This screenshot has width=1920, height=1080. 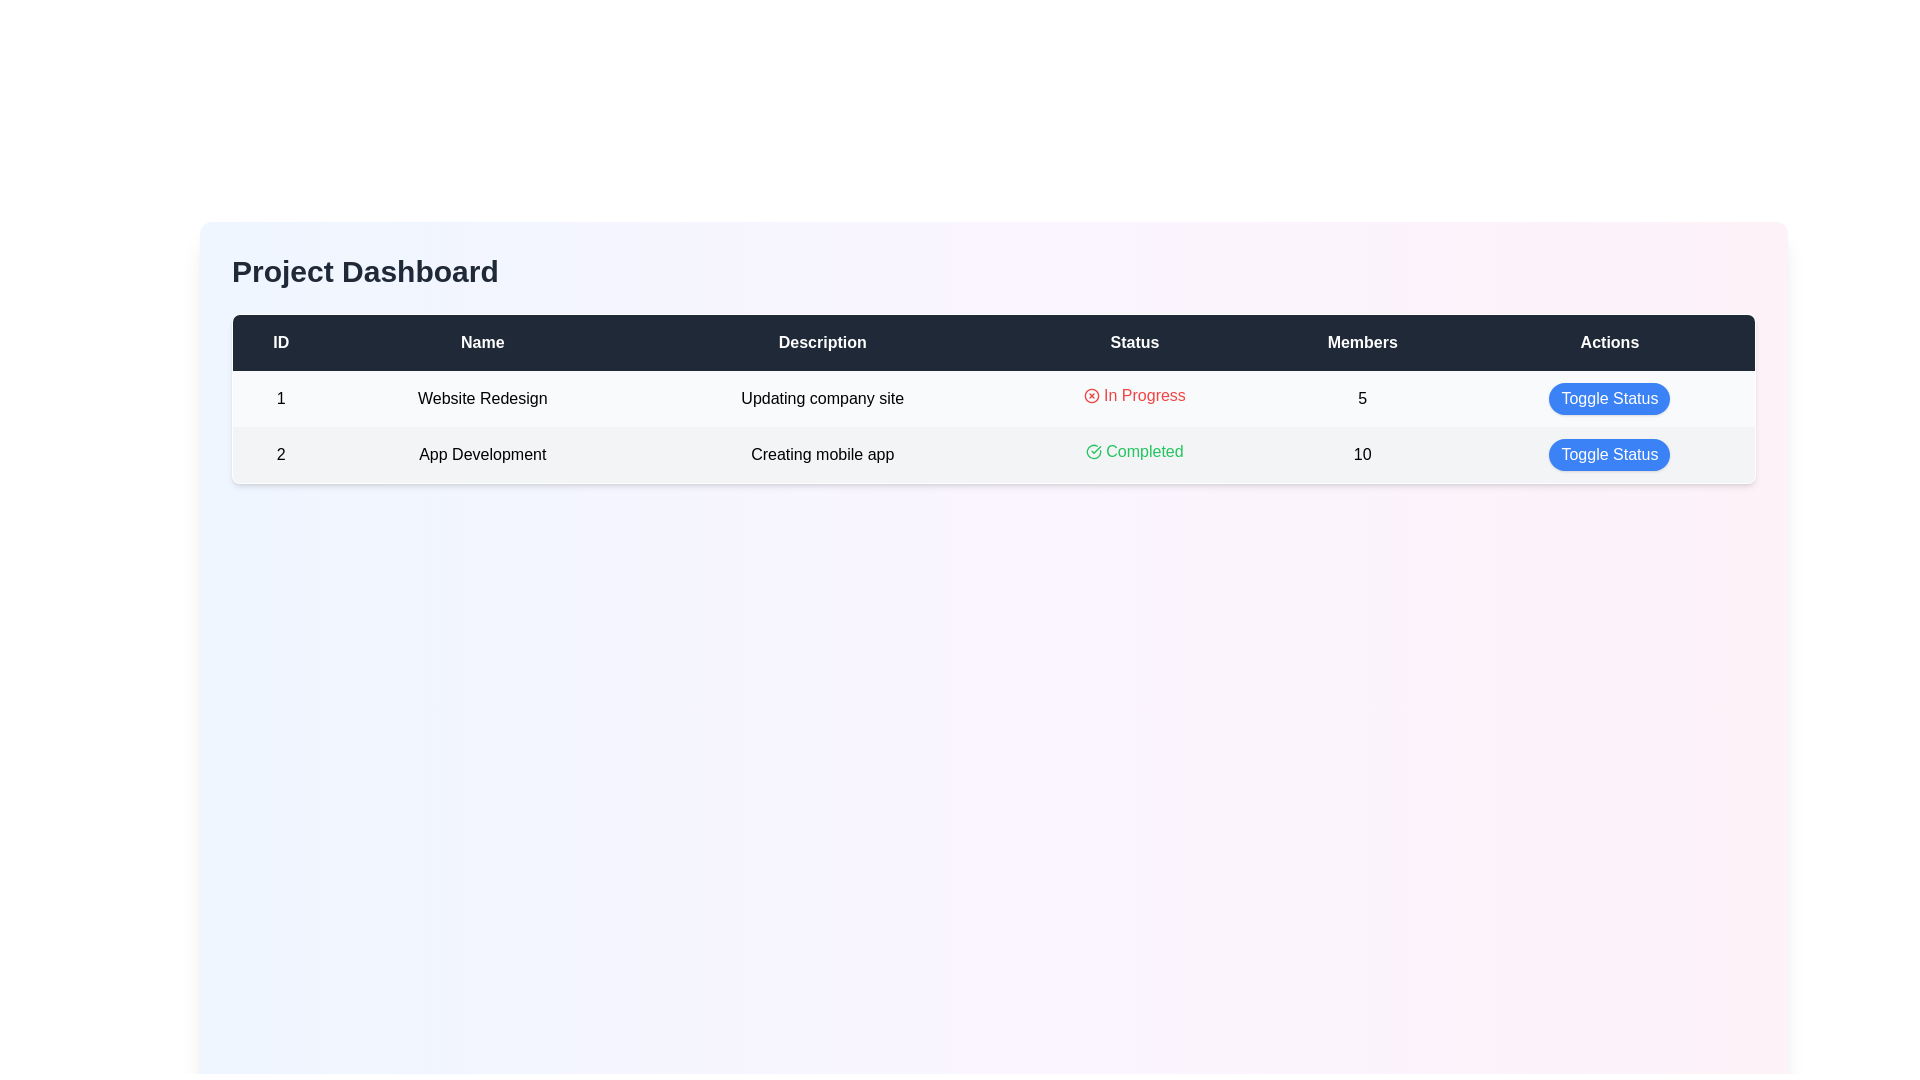 What do you see at coordinates (822, 398) in the screenshot?
I see `text content of the label displaying 'Updating company site', which is located in the third column of the first row under the 'Description' column in the table` at bounding box center [822, 398].